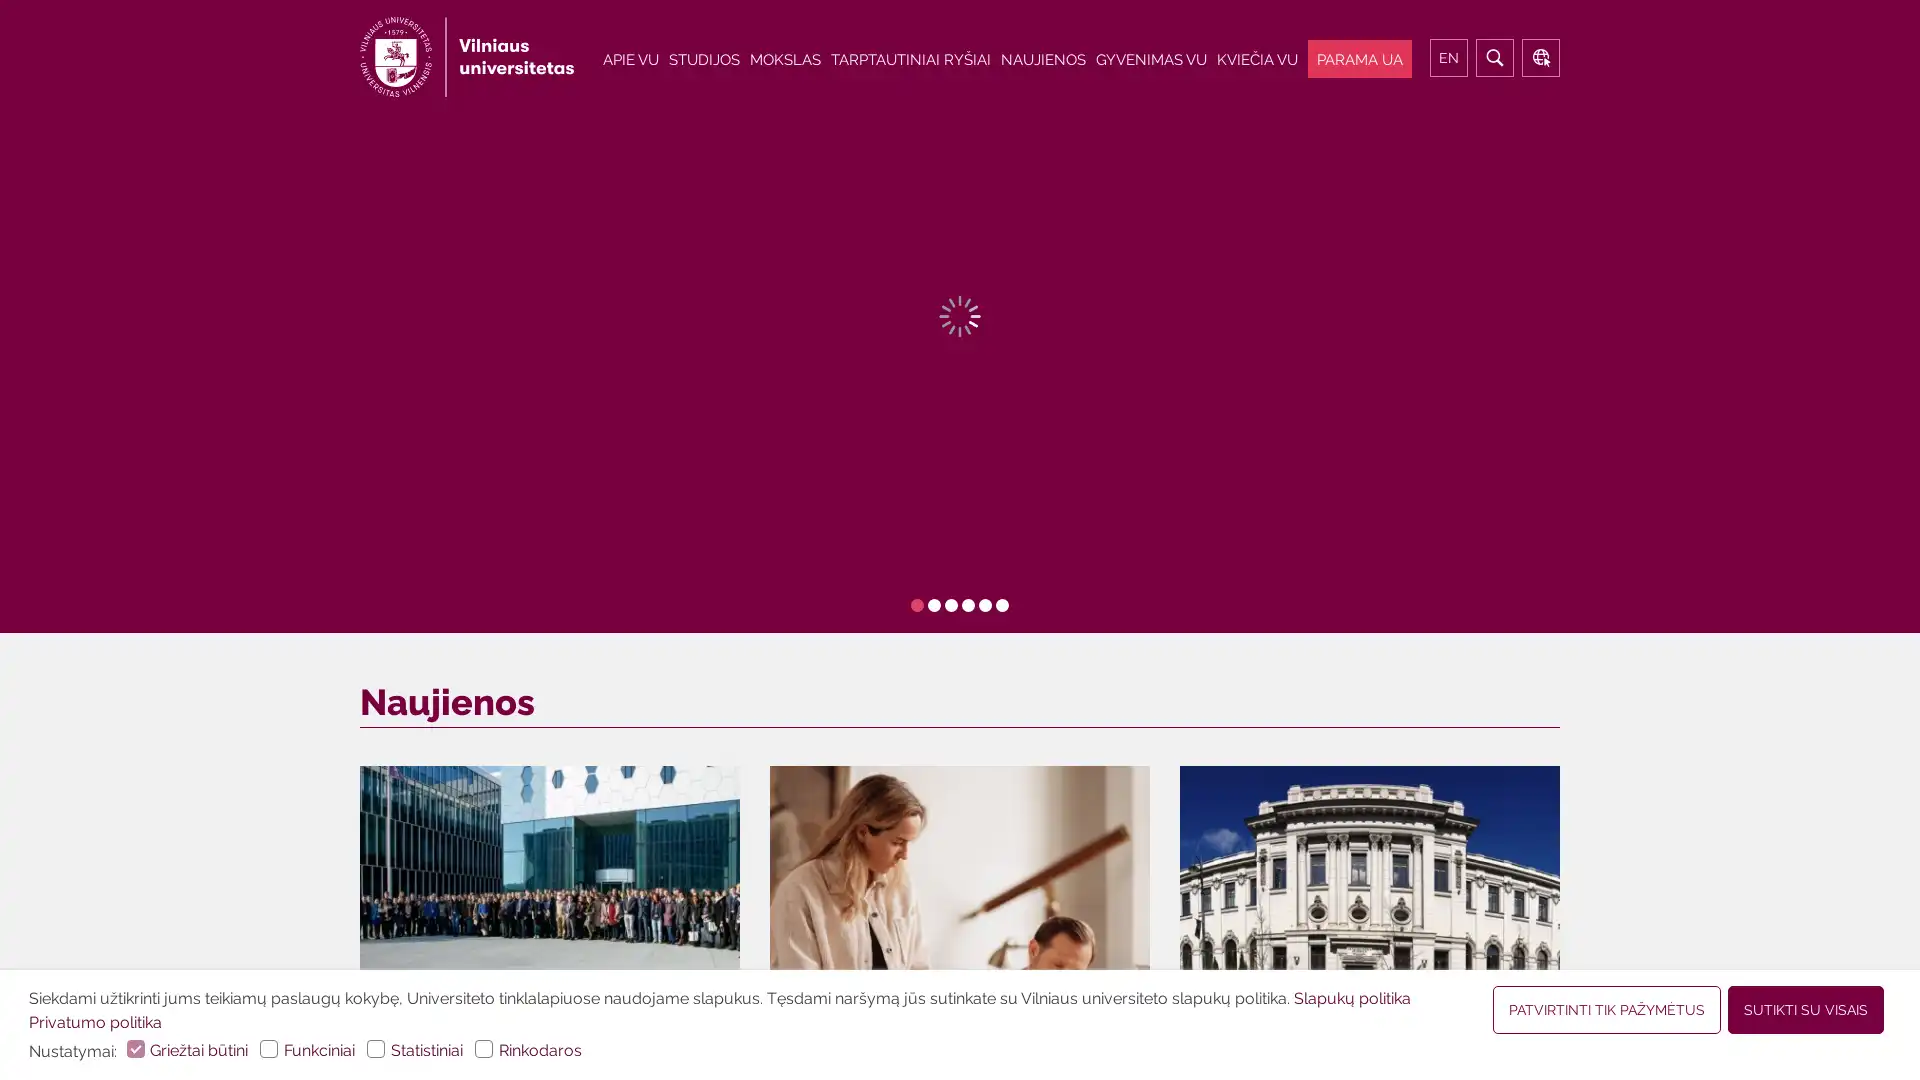 The height and width of the screenshot is (1080, 1920). What do you see at coordinates (1607, 1010) in the screenshot?
I see `allow cookies` at bounding box center [1607, 1010].